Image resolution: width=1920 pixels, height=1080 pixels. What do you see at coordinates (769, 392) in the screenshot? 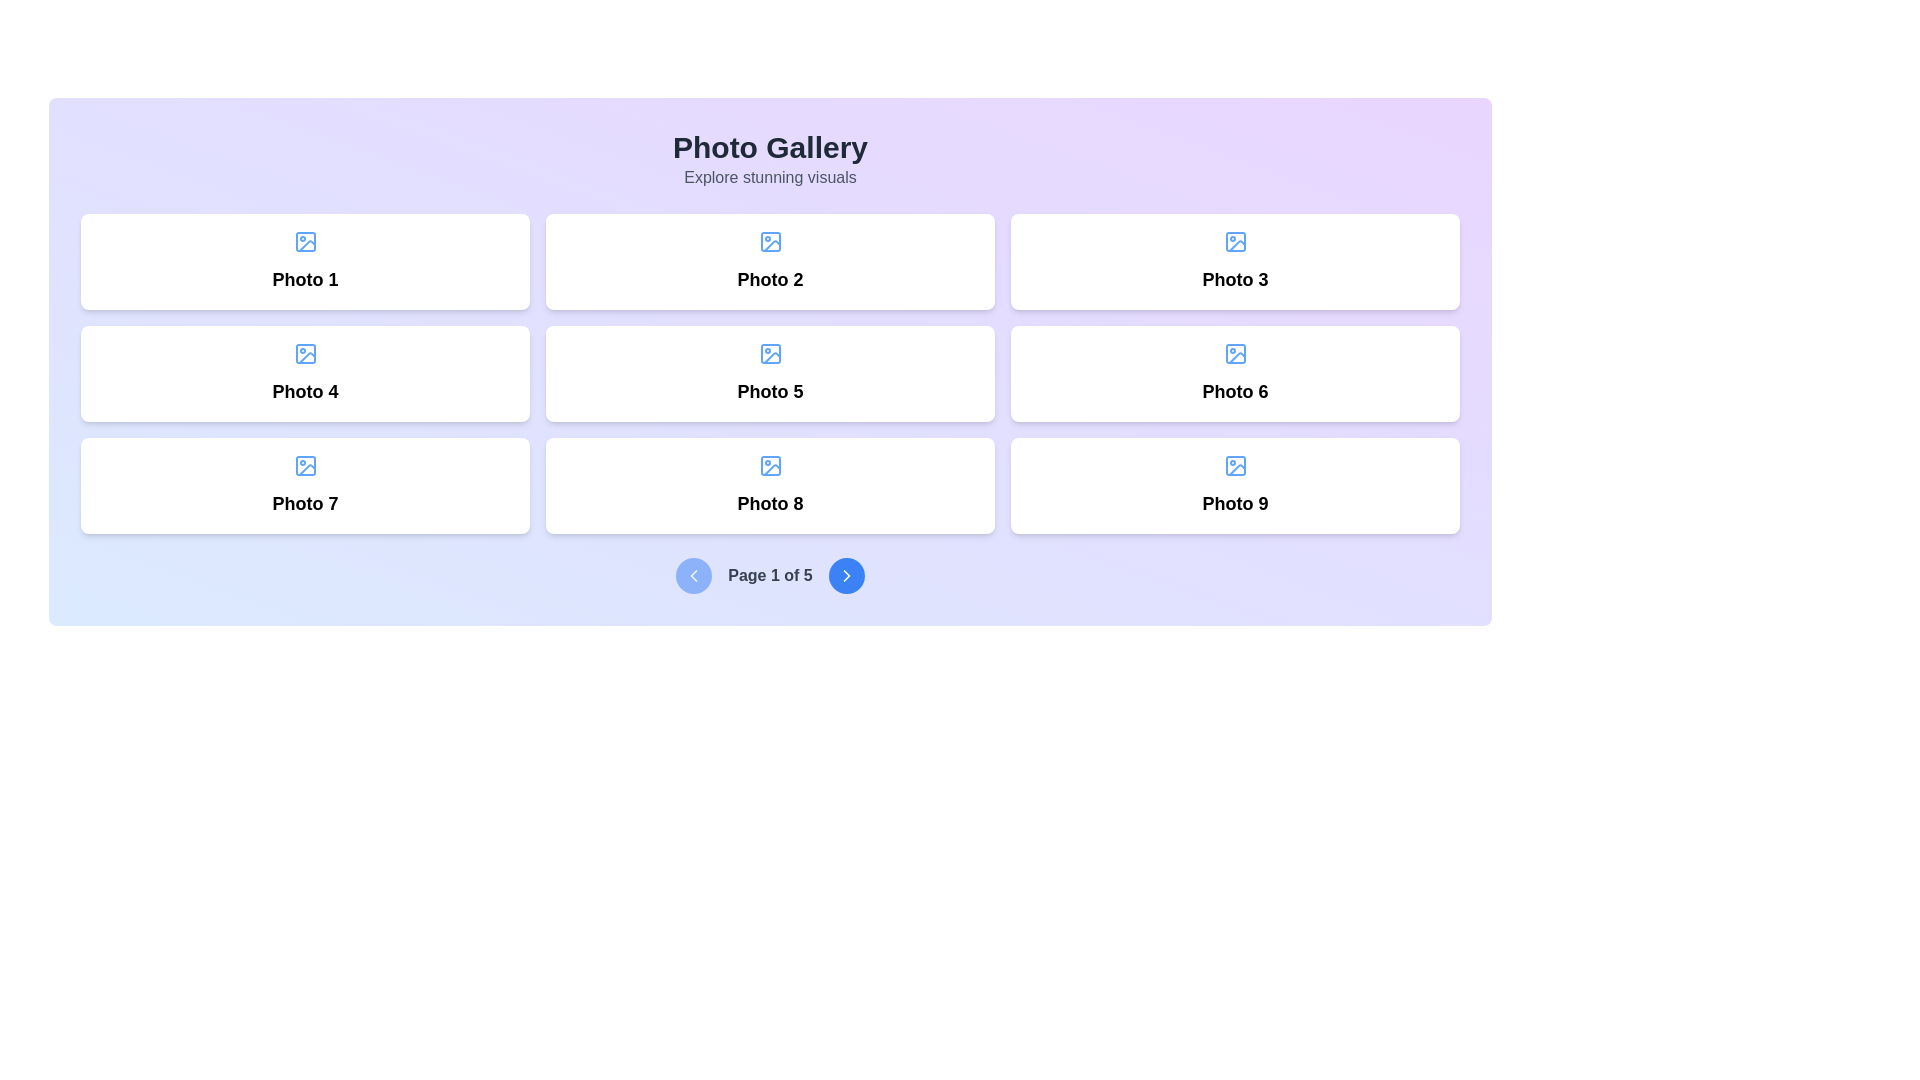
I see `the text label displaying 'Photo 5' located in the middle column of the second row in a grid layout` at bounding box center [769, 392].